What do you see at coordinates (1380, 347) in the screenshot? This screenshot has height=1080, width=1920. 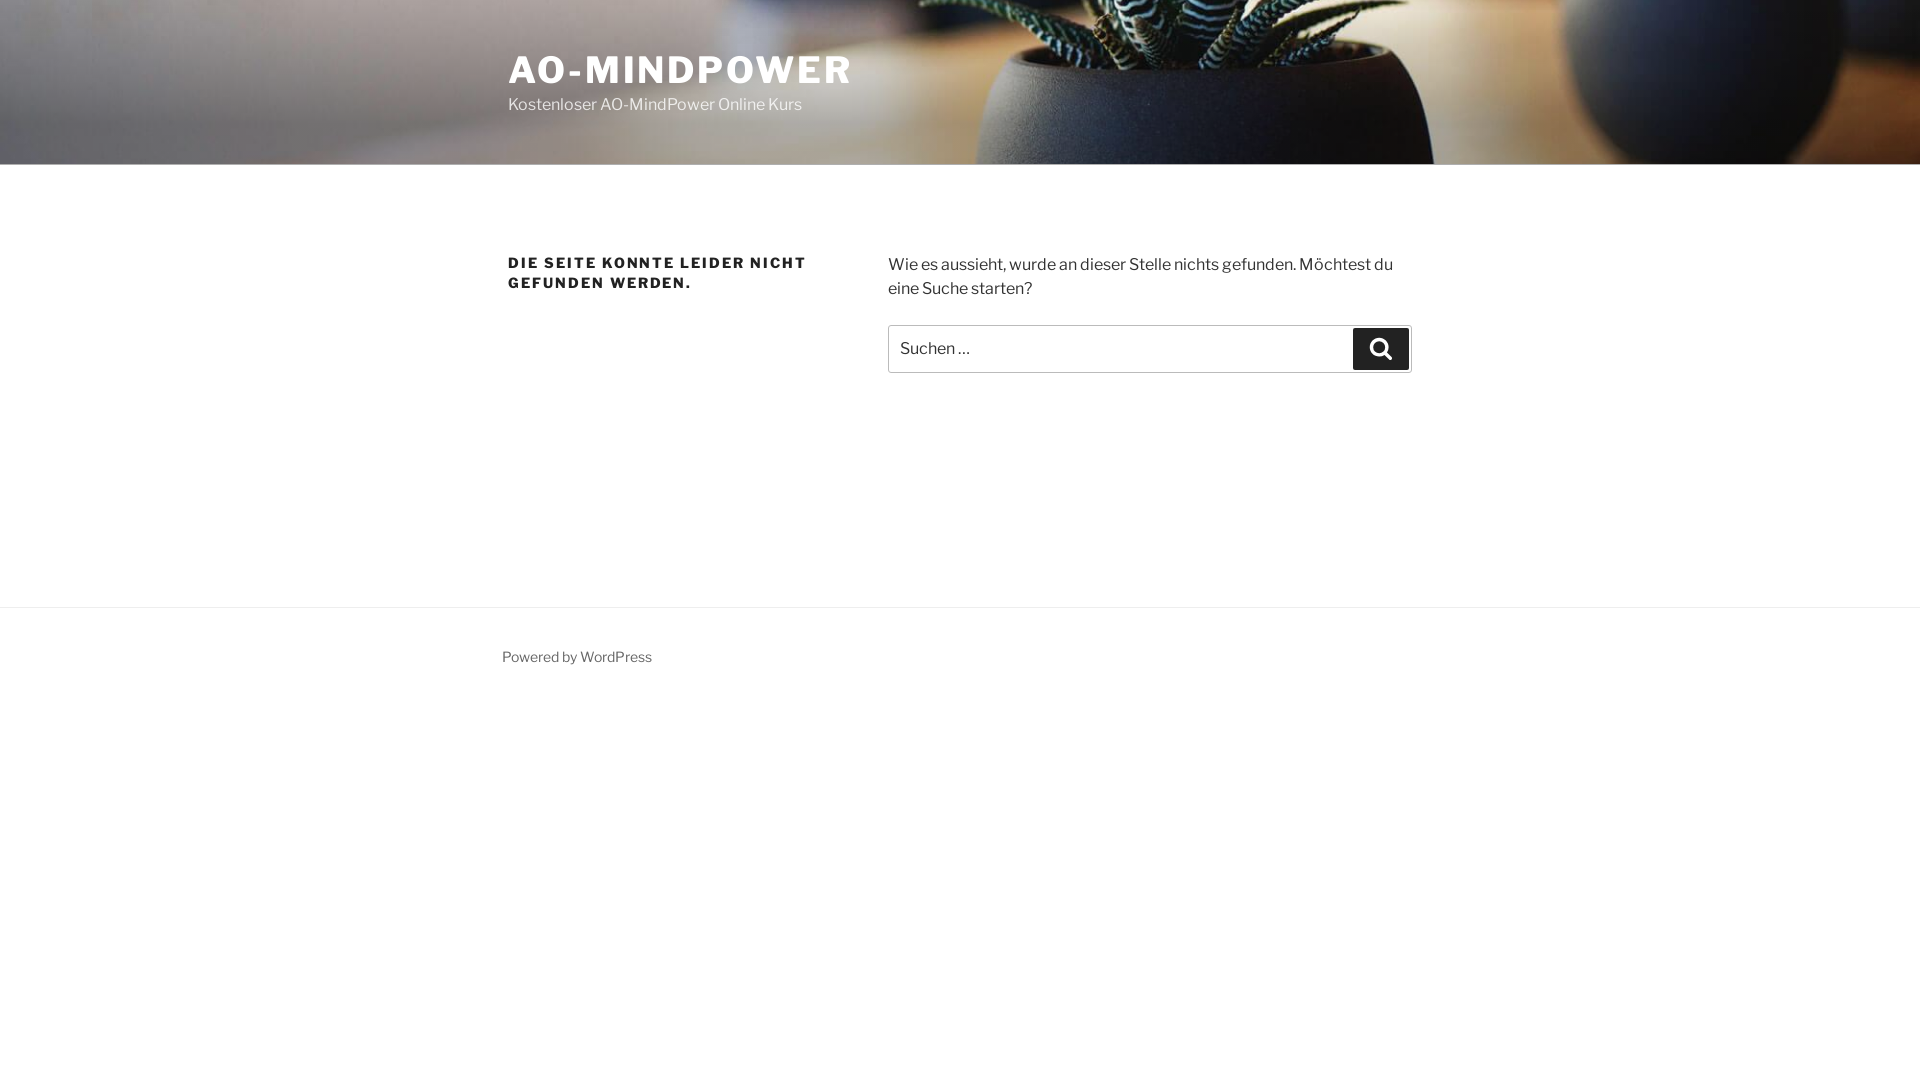 I see `'Suchen'` at bounding box center [1380, 347].